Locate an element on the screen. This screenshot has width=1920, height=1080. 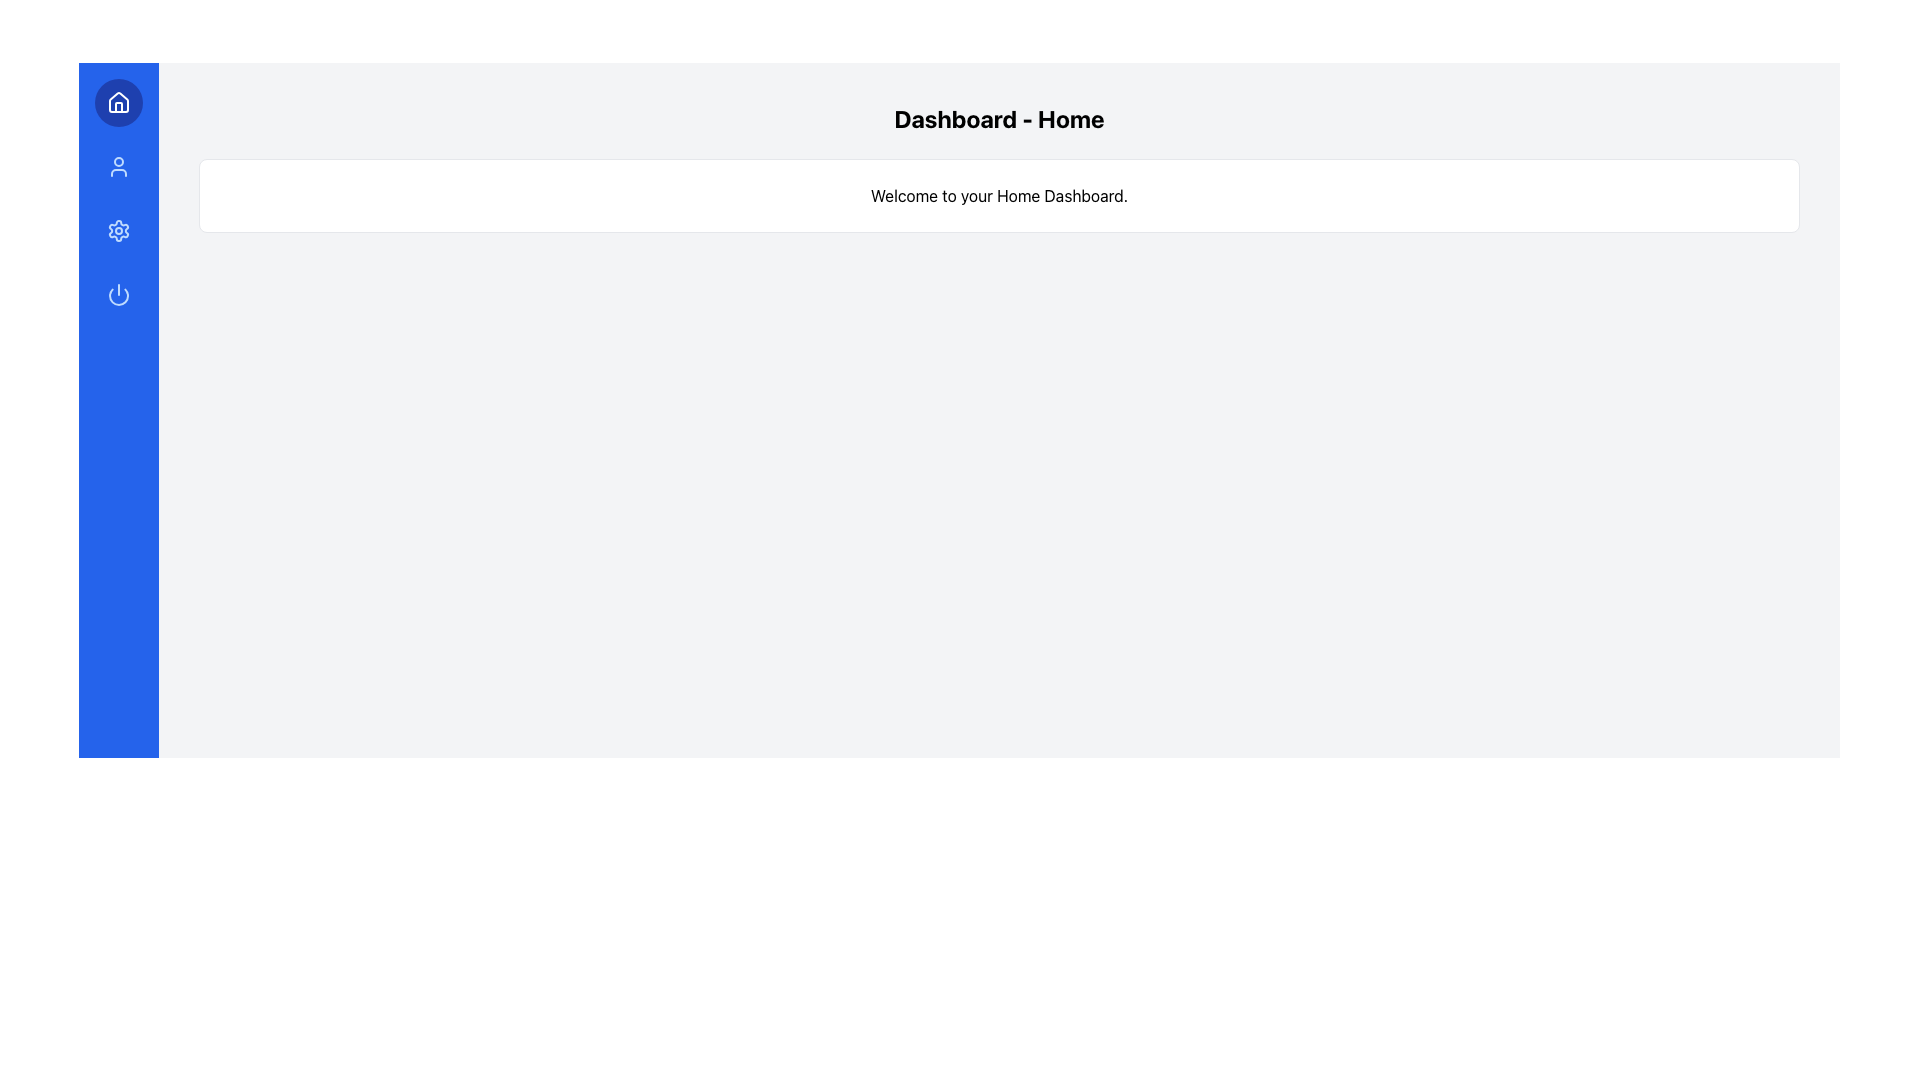
the second button in the vertically aligned menu on the left sidebar is located at coordinates (118, 165).